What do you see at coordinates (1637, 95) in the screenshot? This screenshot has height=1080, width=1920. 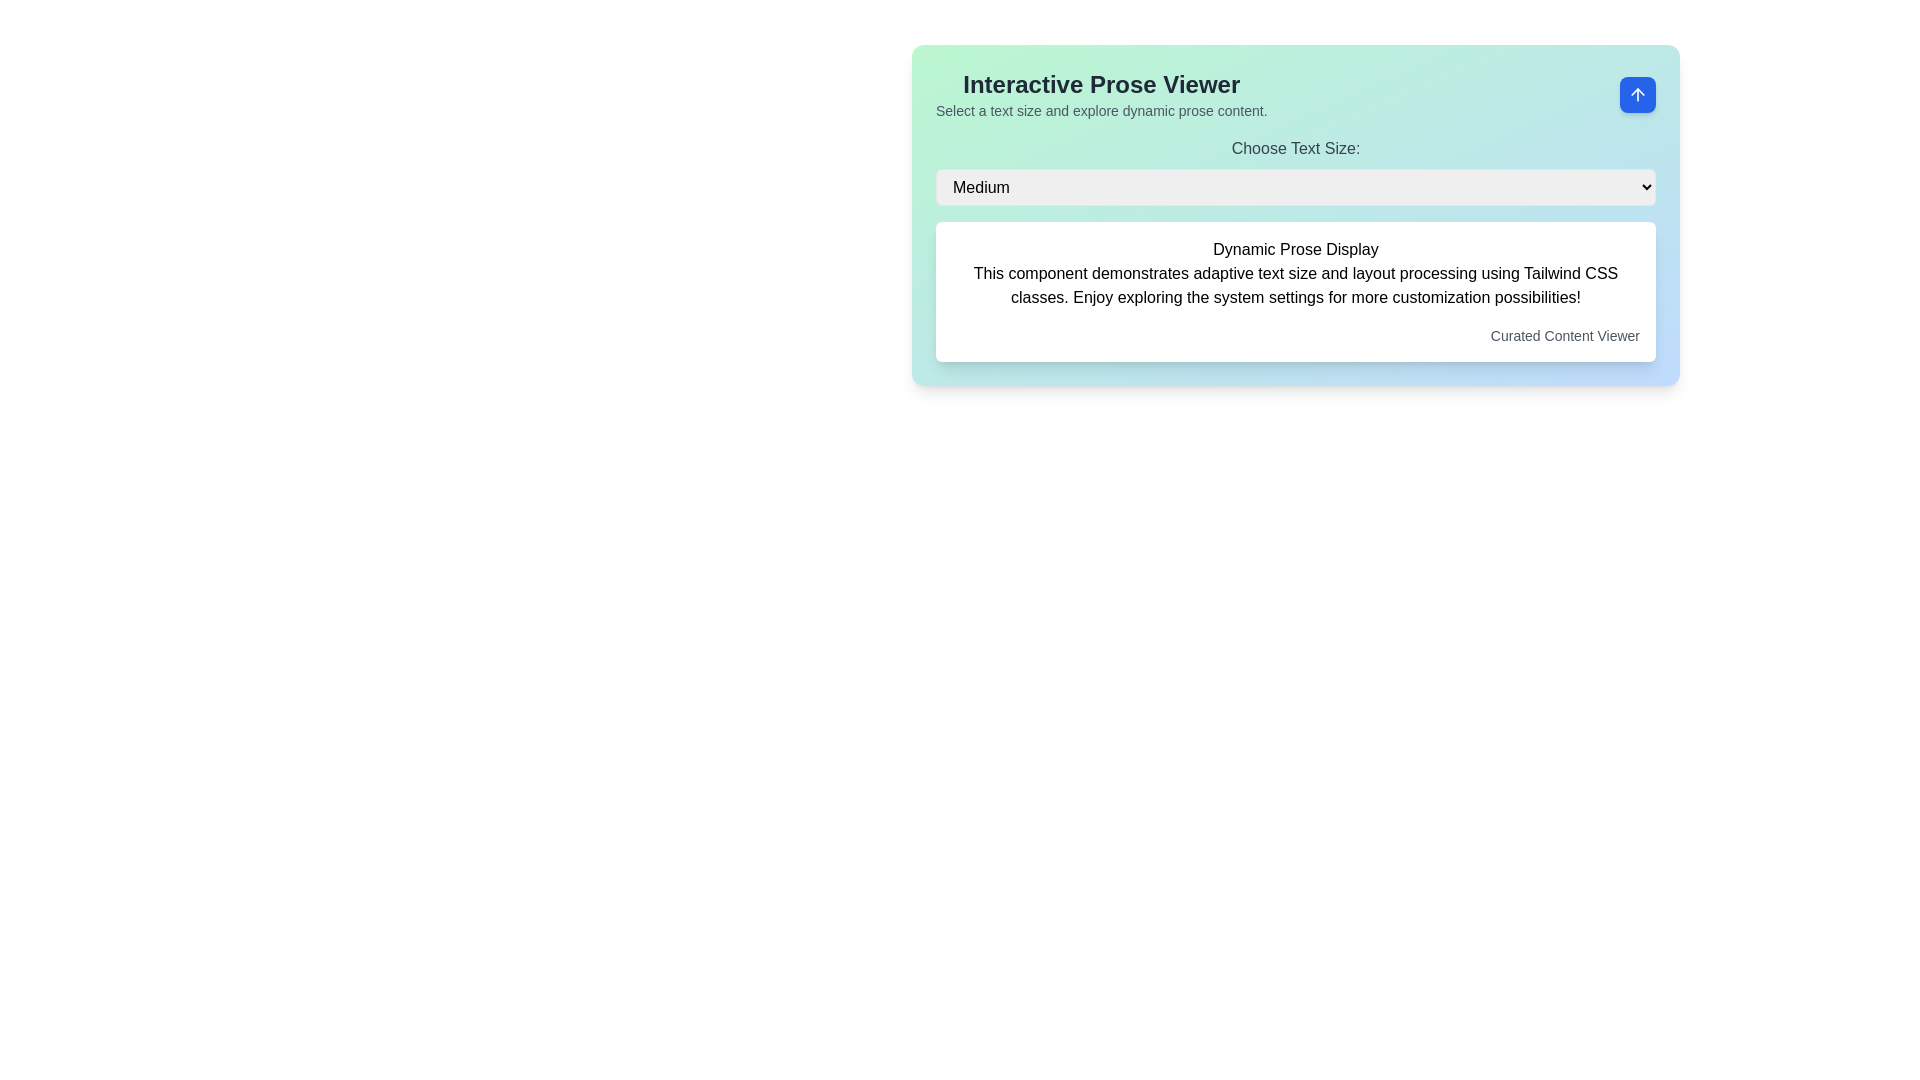 I see `the scroll-to-top icon located in the top-right corner of the 'Interactive Prose Viewer' card` at bounding box center [1637, 95].